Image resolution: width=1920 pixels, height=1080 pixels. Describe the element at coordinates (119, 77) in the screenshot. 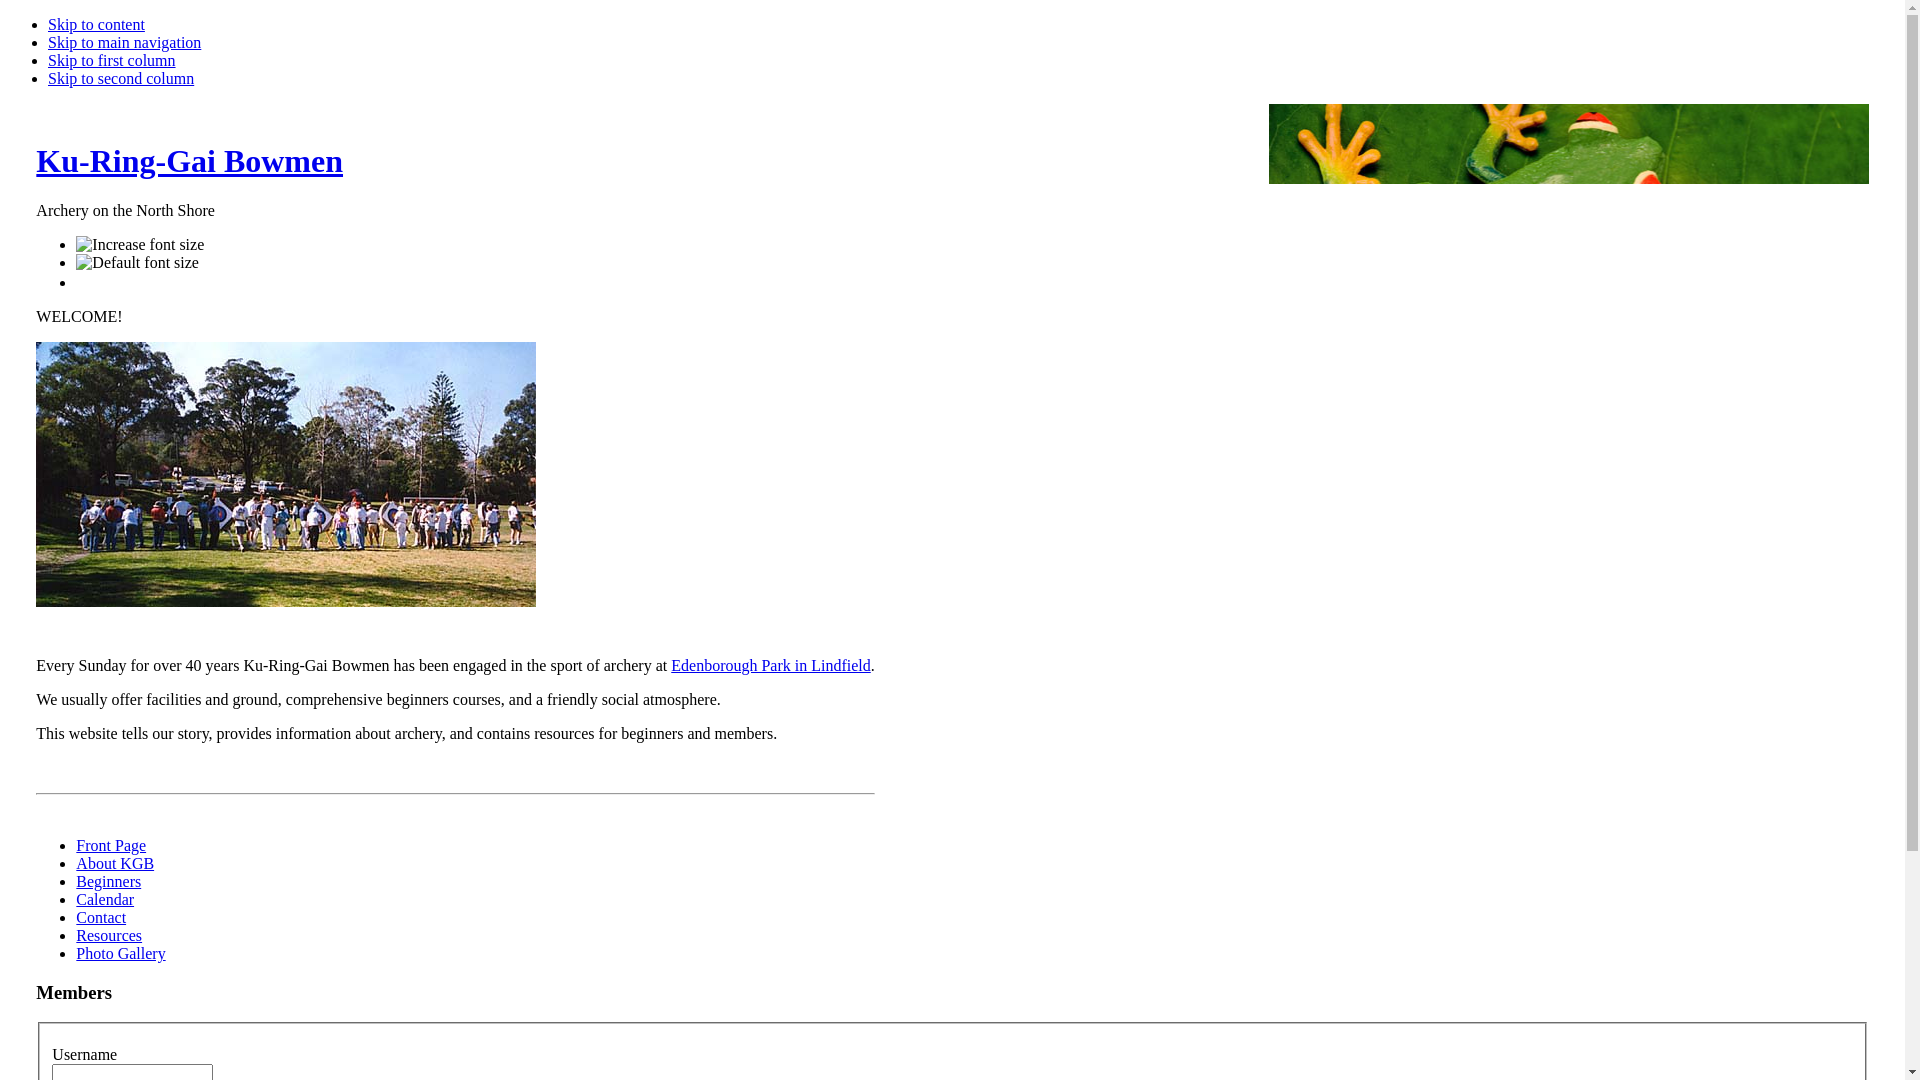

I see `'Skip to second column'` at that location.